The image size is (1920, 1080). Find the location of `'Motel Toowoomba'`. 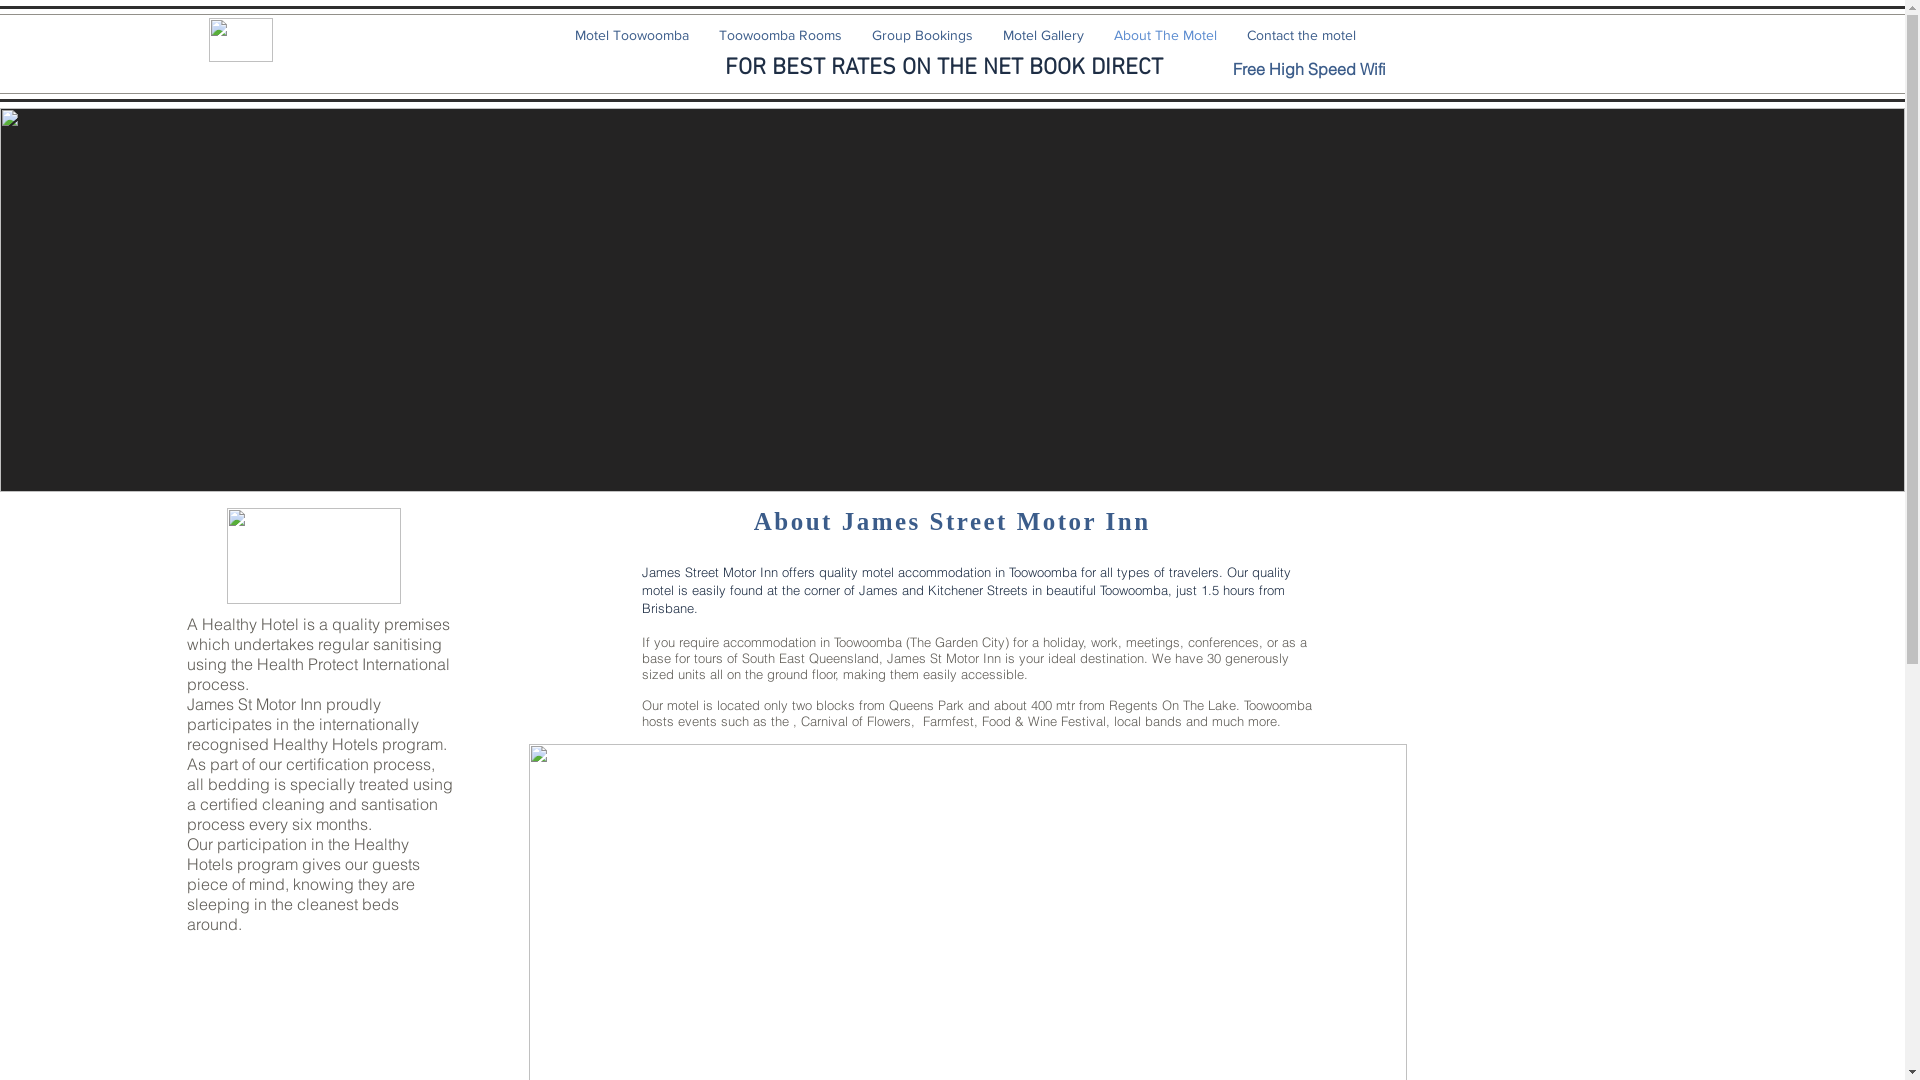

'Motel Toowoomba' is located at coordinates (631, 34).